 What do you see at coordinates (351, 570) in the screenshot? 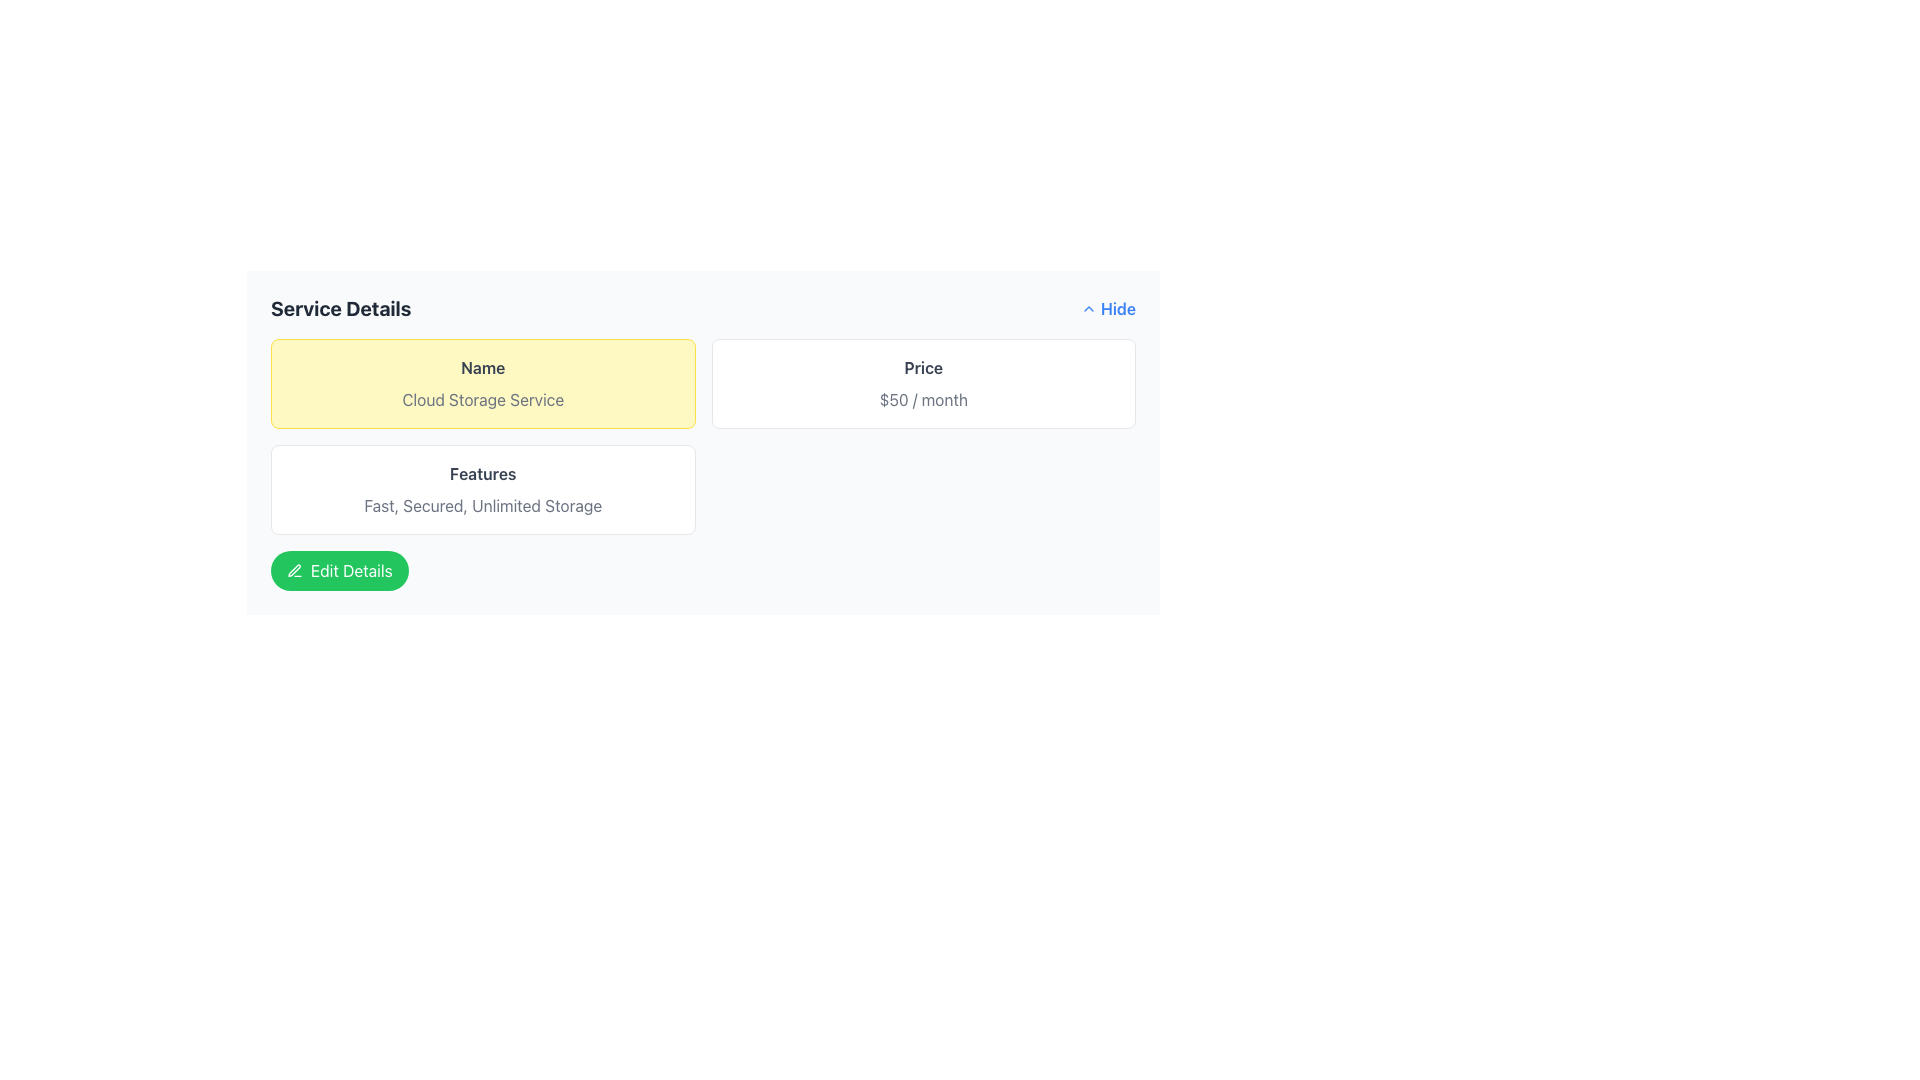
I see `the 'Edit Details' button, which is a green rounded button with white text, located at the bottom-left corner of the service details panel, to initiate editing` at bounding box center [351, 570].